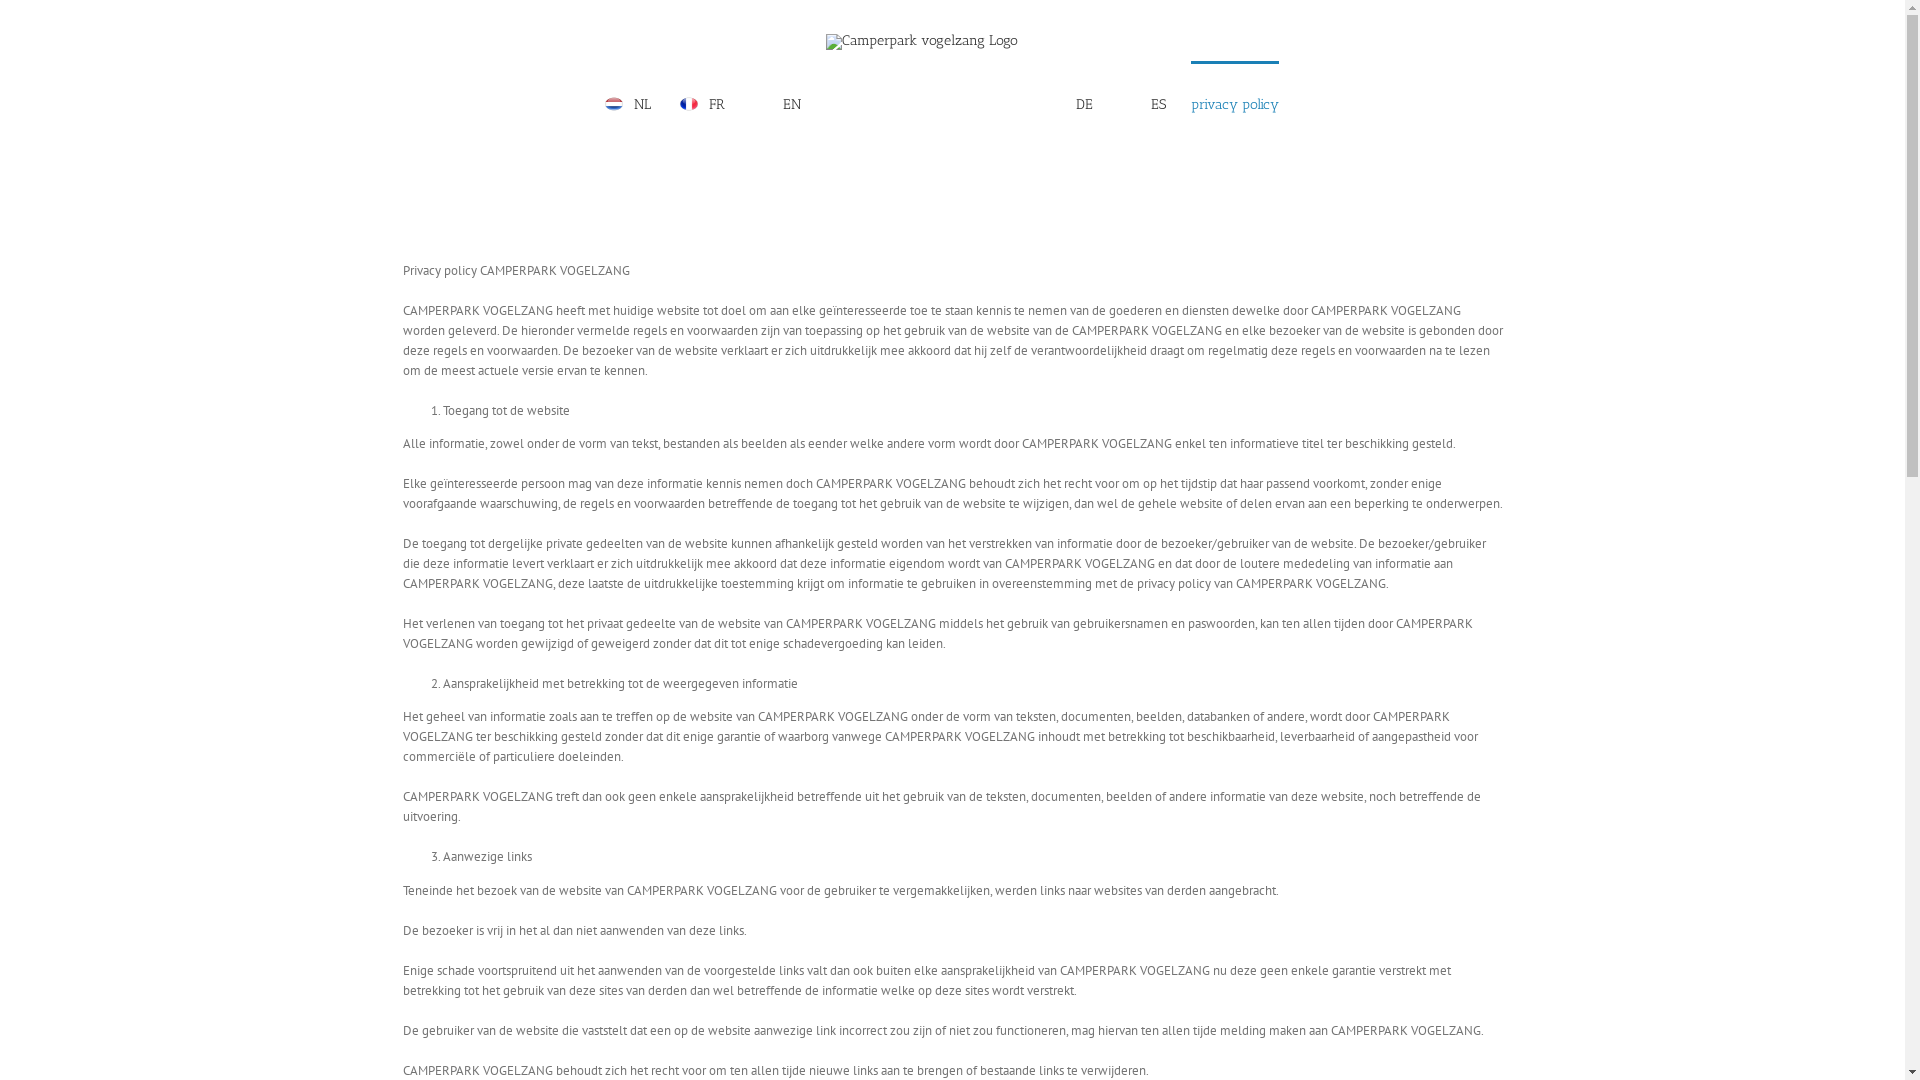 Image resolution: width=1920 pixels, height=1080 pixels. Describe the element at coordinates (774, 103) in the screenshot. I see `'EN'` at that location.